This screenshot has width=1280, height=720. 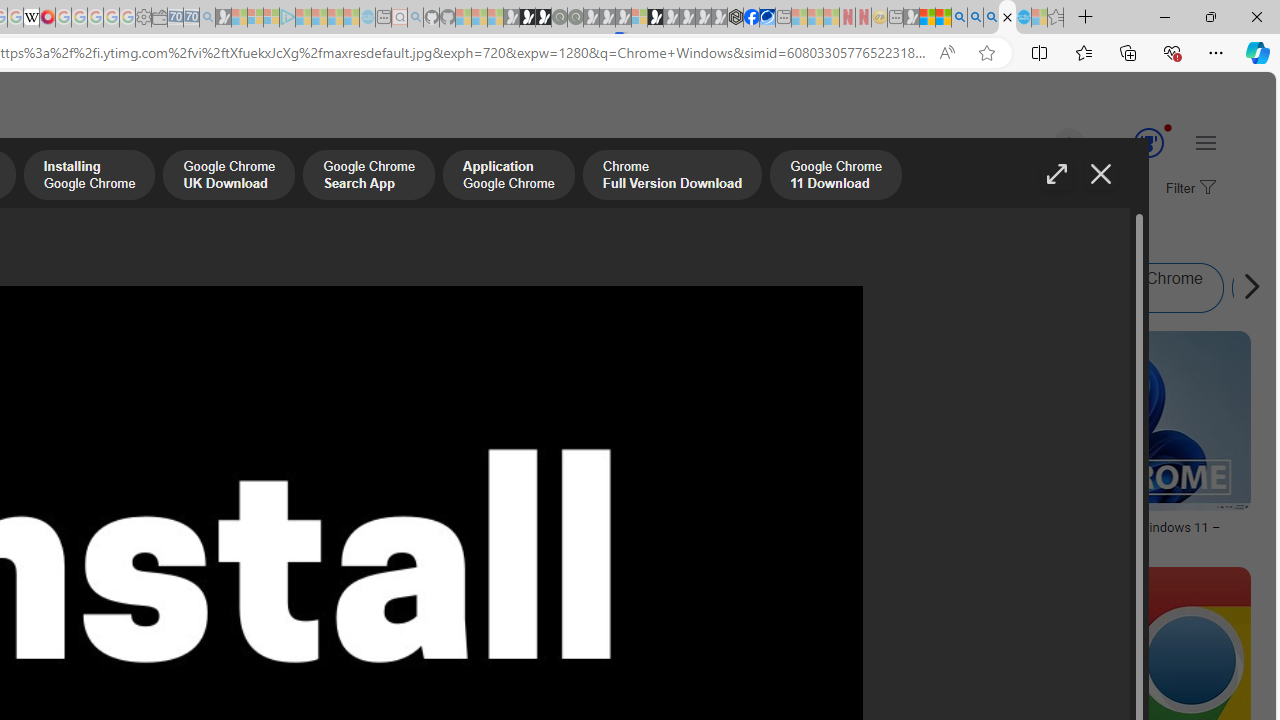 What do you see at coordinates (1168, 127) in the screenshot?
I see `'Animation'` at bounding box center [1168, 127].